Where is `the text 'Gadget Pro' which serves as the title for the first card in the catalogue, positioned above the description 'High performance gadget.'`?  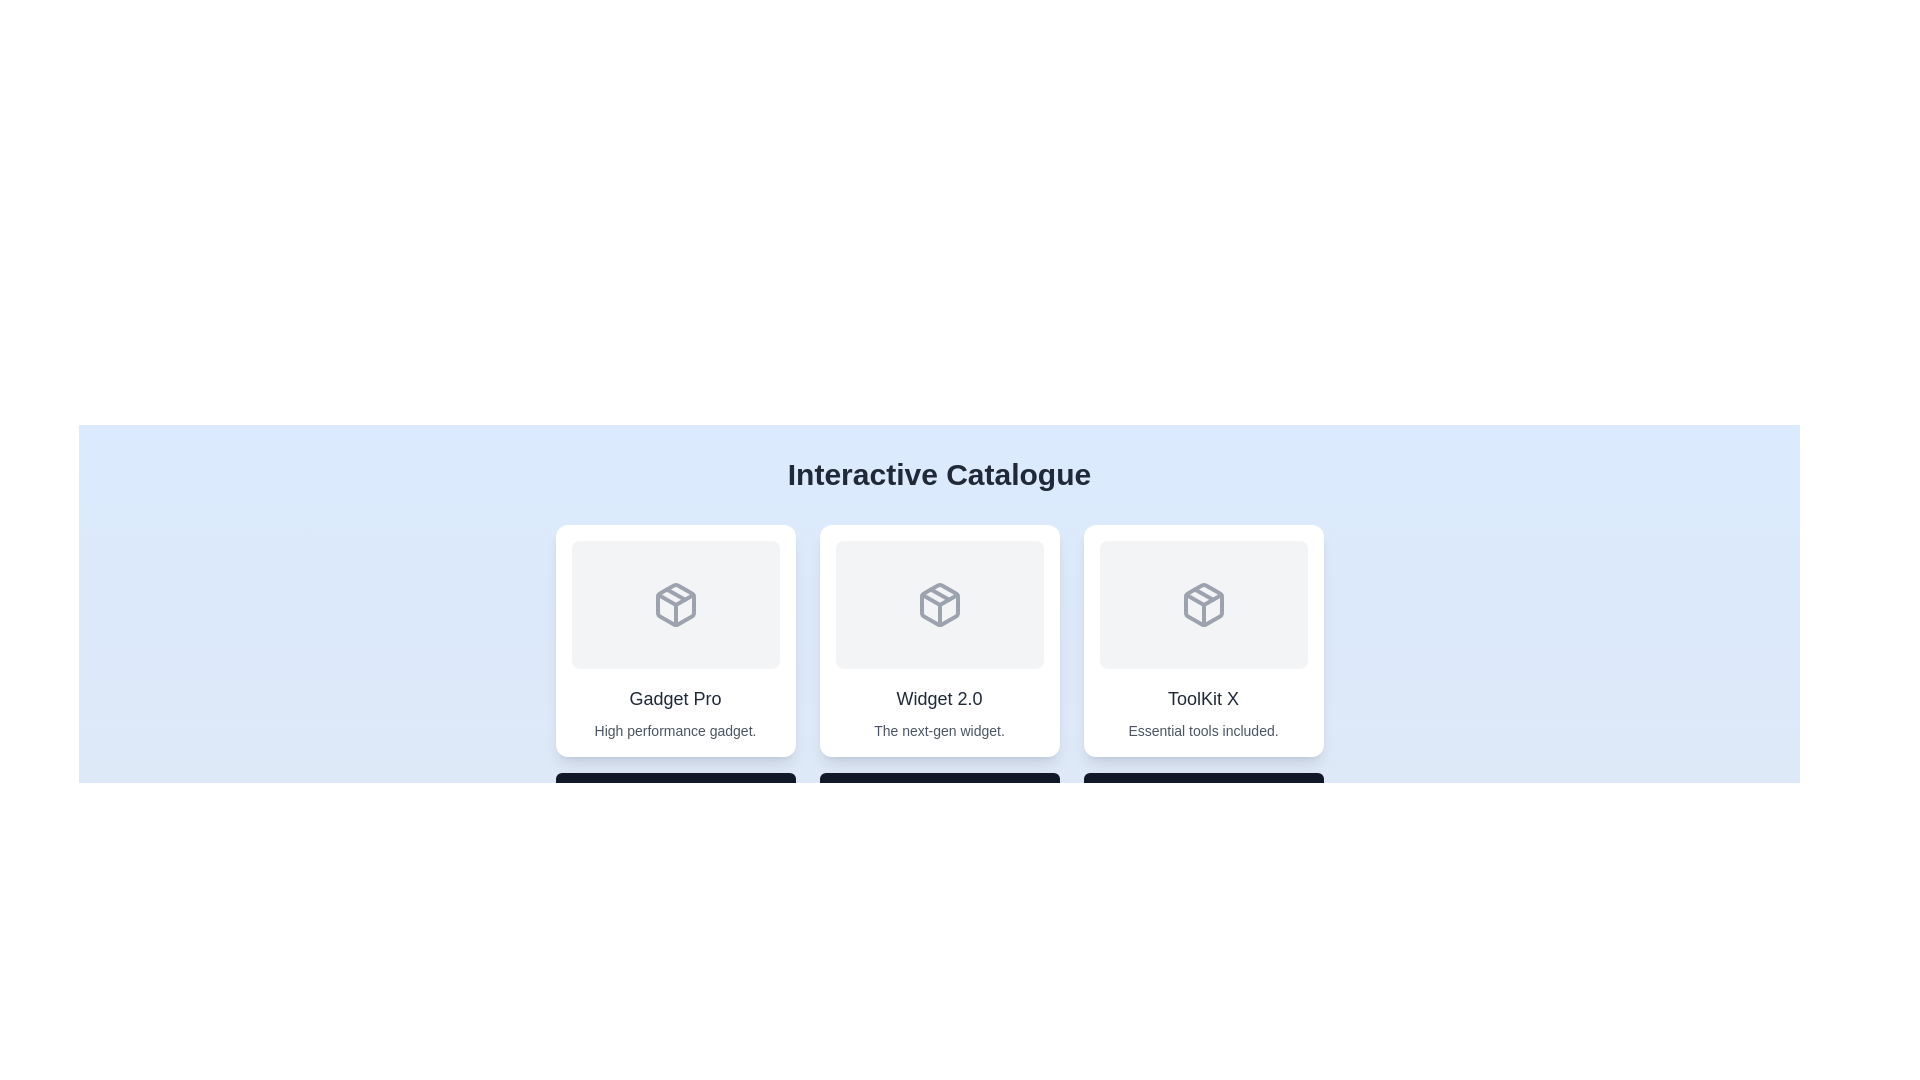
the text 'Gadget Pro' which serves as the title for the first card in the catalogue, positioned above the description 'High performance gadget.' is located at coordinates (675, 697).